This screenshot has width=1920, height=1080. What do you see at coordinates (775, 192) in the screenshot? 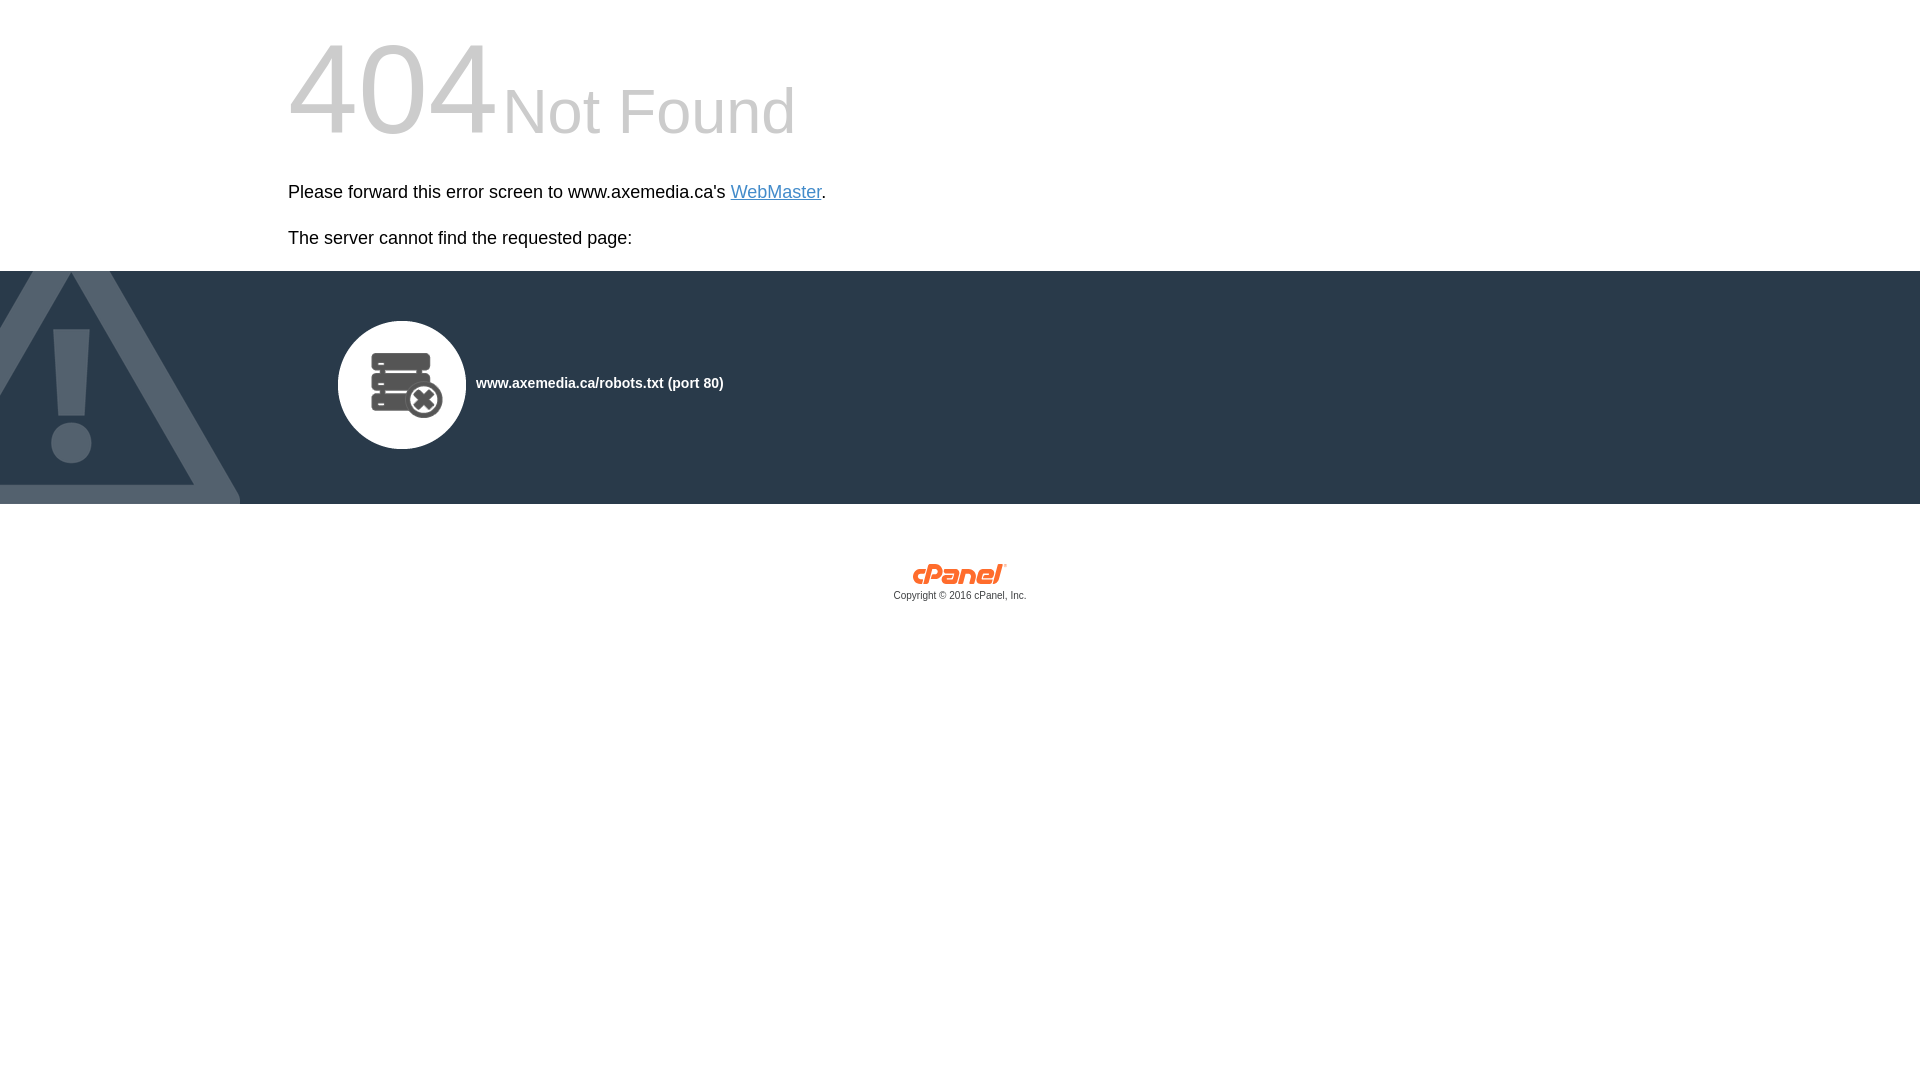
I see `'WebMaster'` at bounding box center [775, 192].